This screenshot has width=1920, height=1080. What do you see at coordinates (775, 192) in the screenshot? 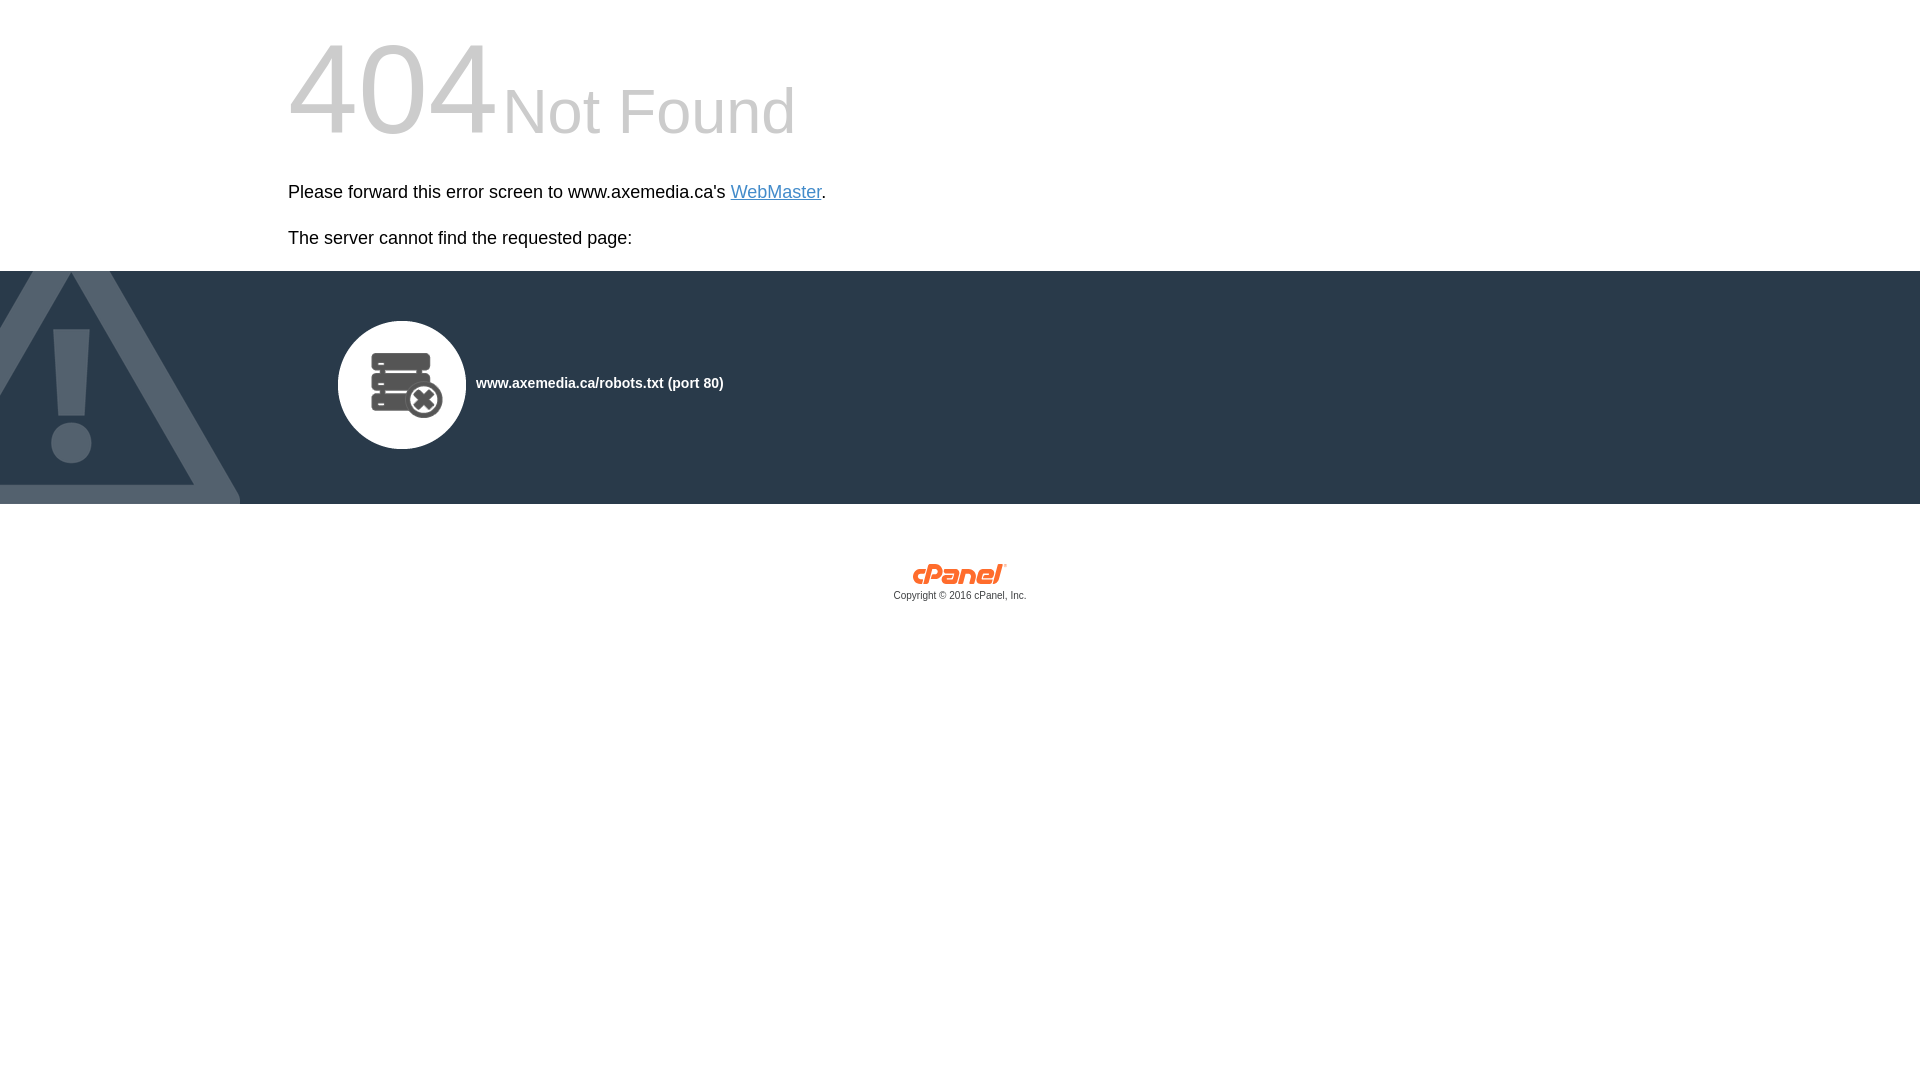
I see `'WebMaster'` at bounding box center [775, 192].